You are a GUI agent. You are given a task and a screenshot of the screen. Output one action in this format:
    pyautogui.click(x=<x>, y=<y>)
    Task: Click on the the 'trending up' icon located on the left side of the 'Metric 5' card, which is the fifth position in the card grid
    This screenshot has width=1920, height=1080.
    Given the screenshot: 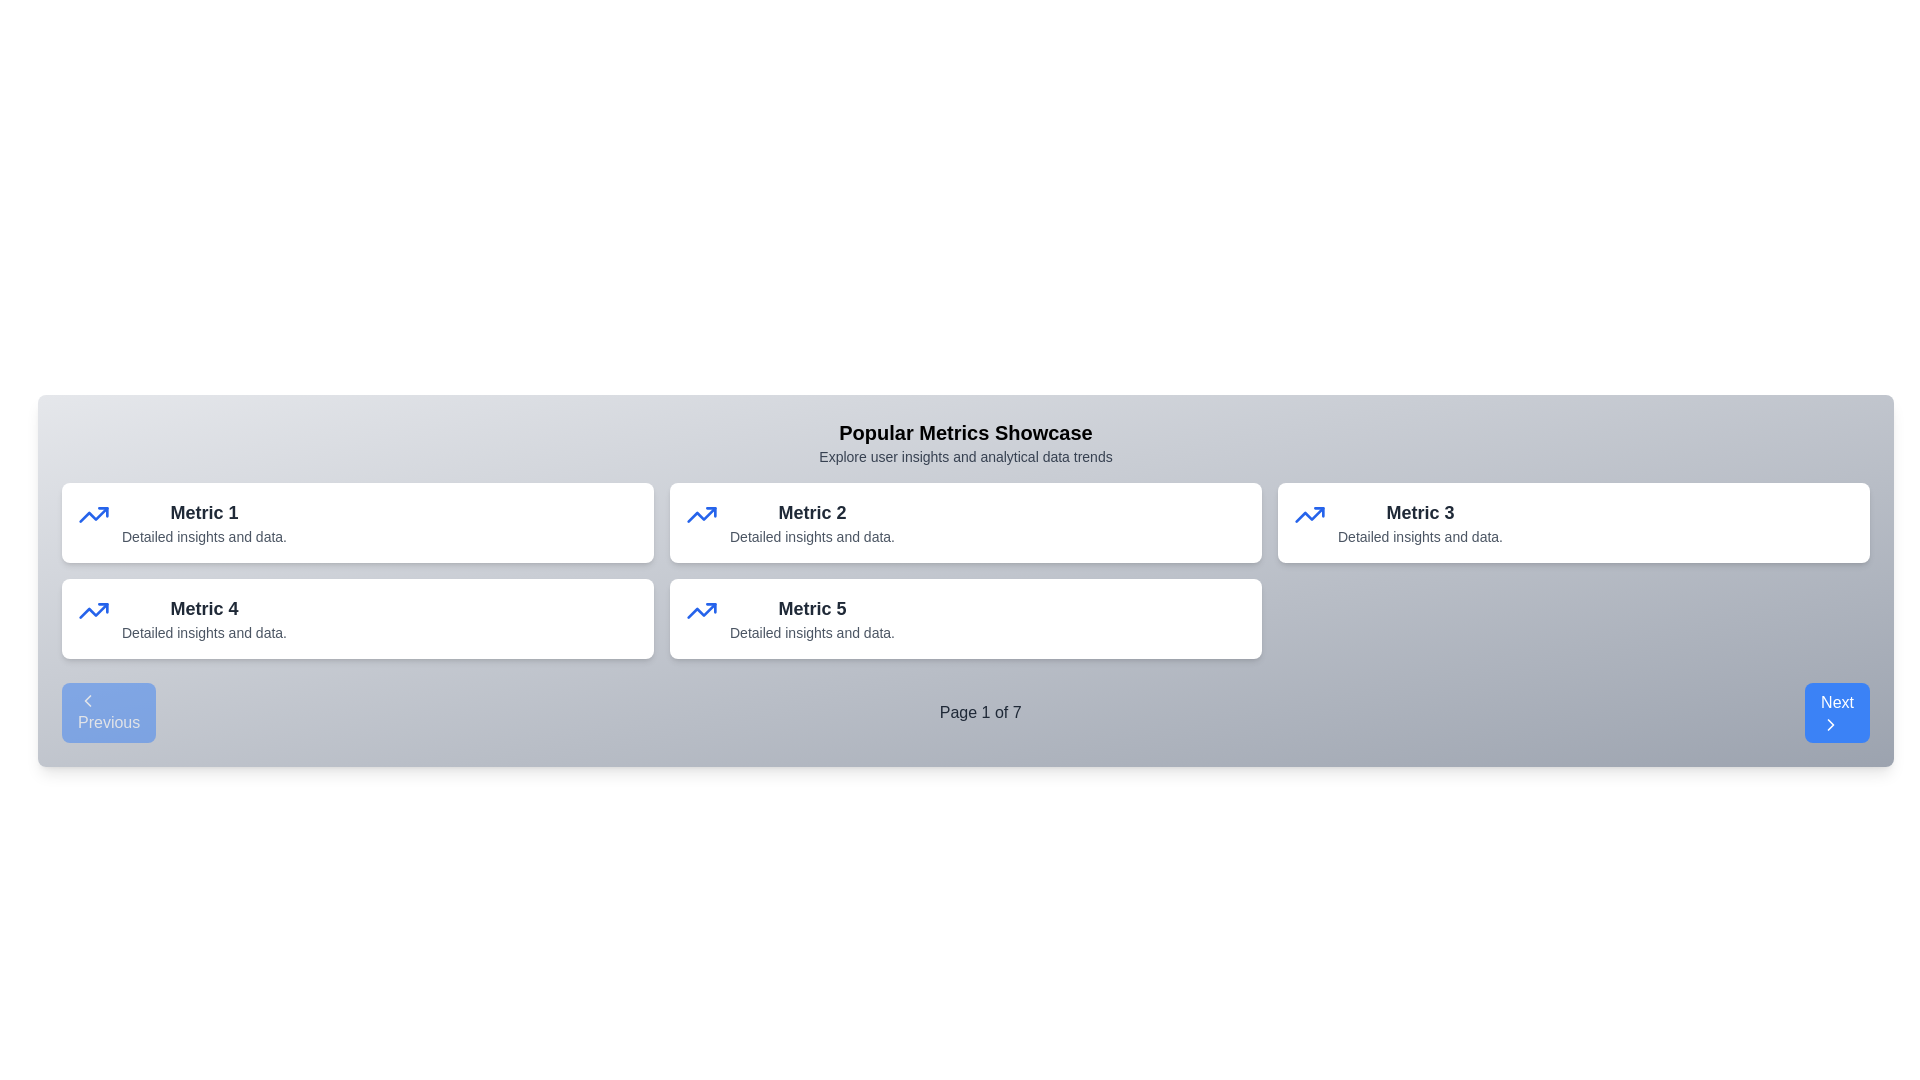 What is the action you would take?
    pyautogui.click(x=701, y=609)
    